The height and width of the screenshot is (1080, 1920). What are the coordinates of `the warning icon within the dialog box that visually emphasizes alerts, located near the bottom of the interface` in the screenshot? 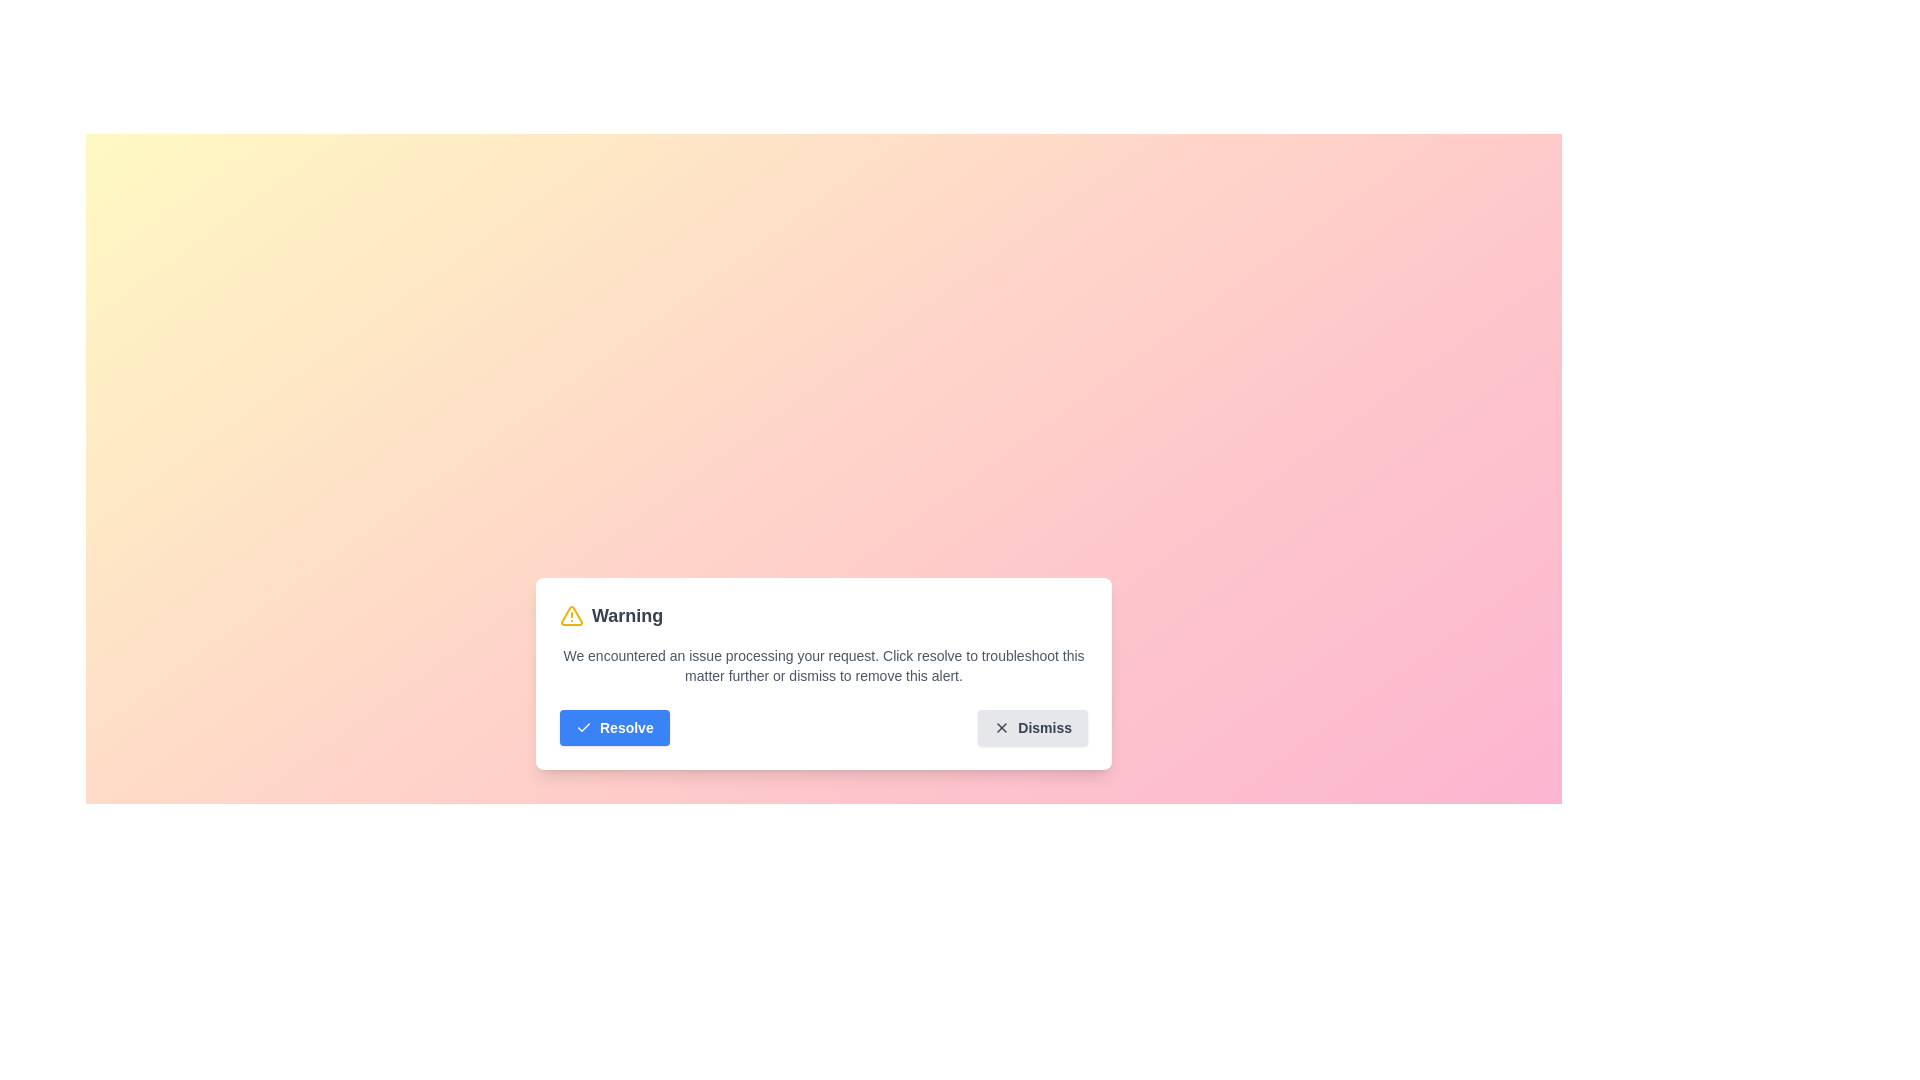 It's located at (570, 615).